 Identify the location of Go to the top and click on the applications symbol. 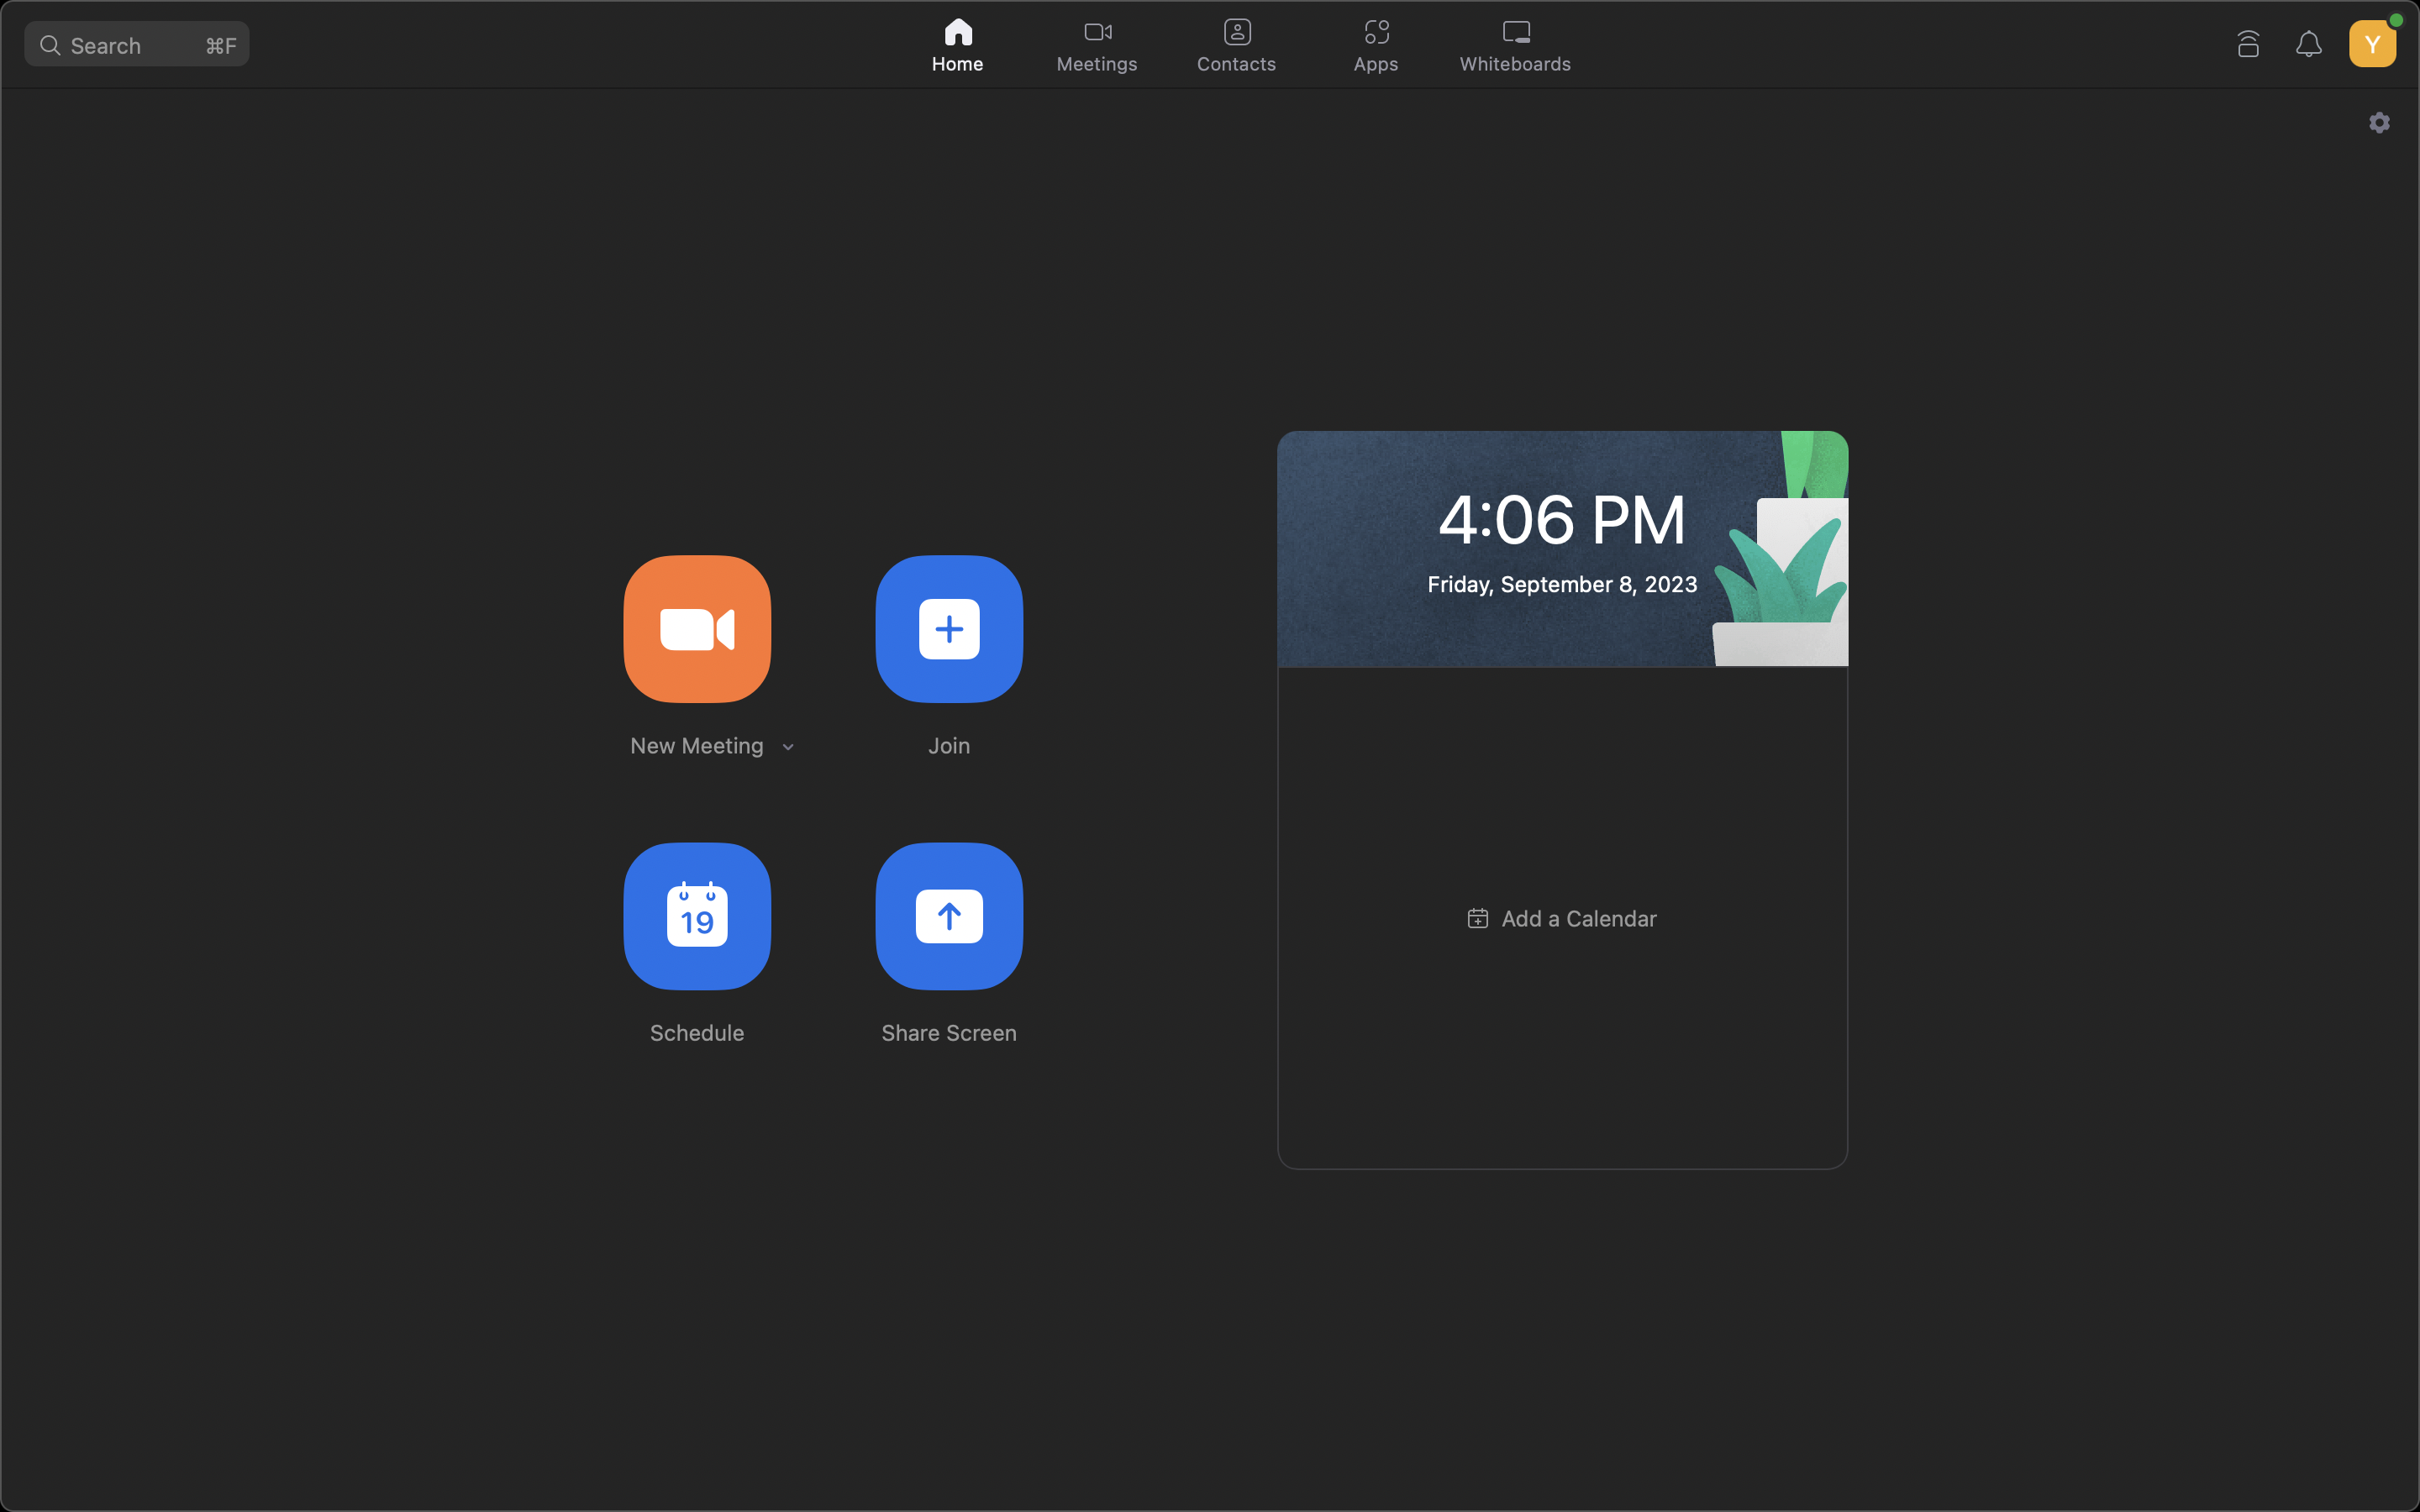
(1379, 41).